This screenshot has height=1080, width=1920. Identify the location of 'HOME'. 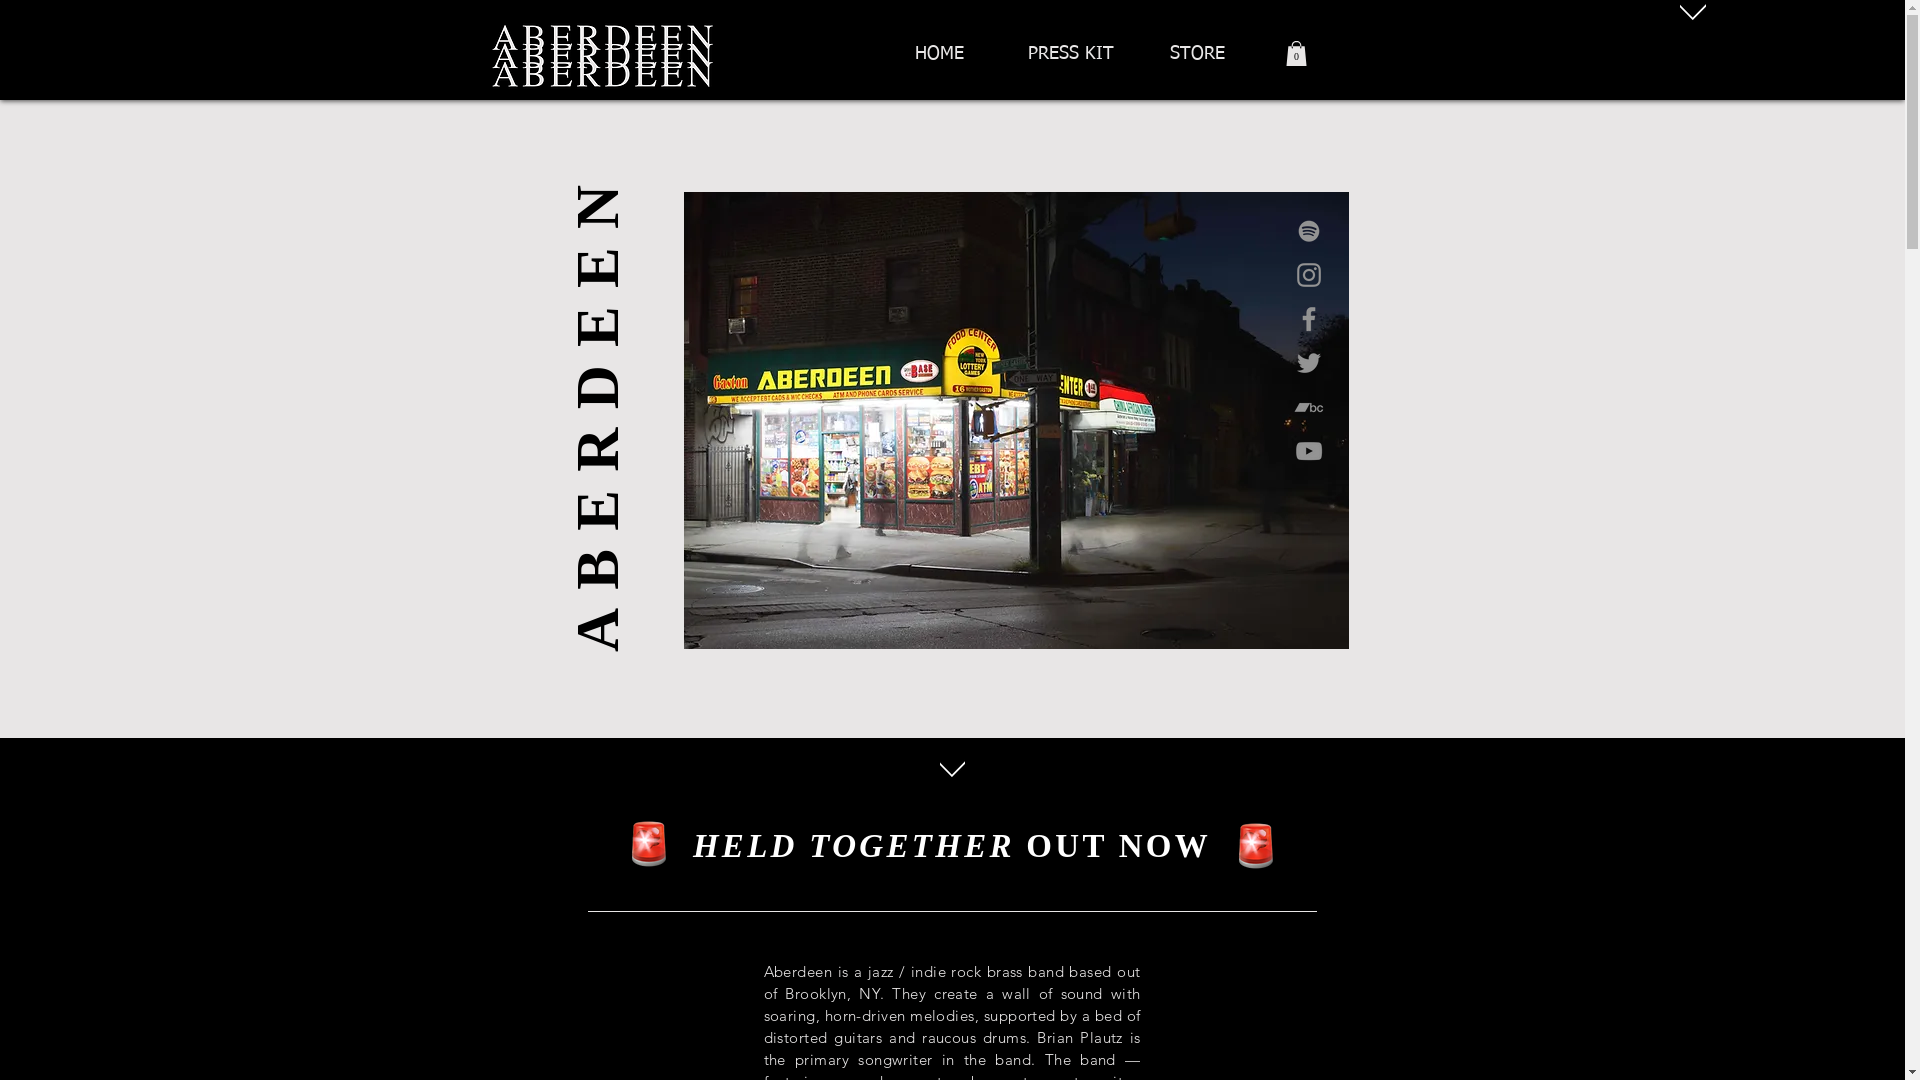
(939, 53).